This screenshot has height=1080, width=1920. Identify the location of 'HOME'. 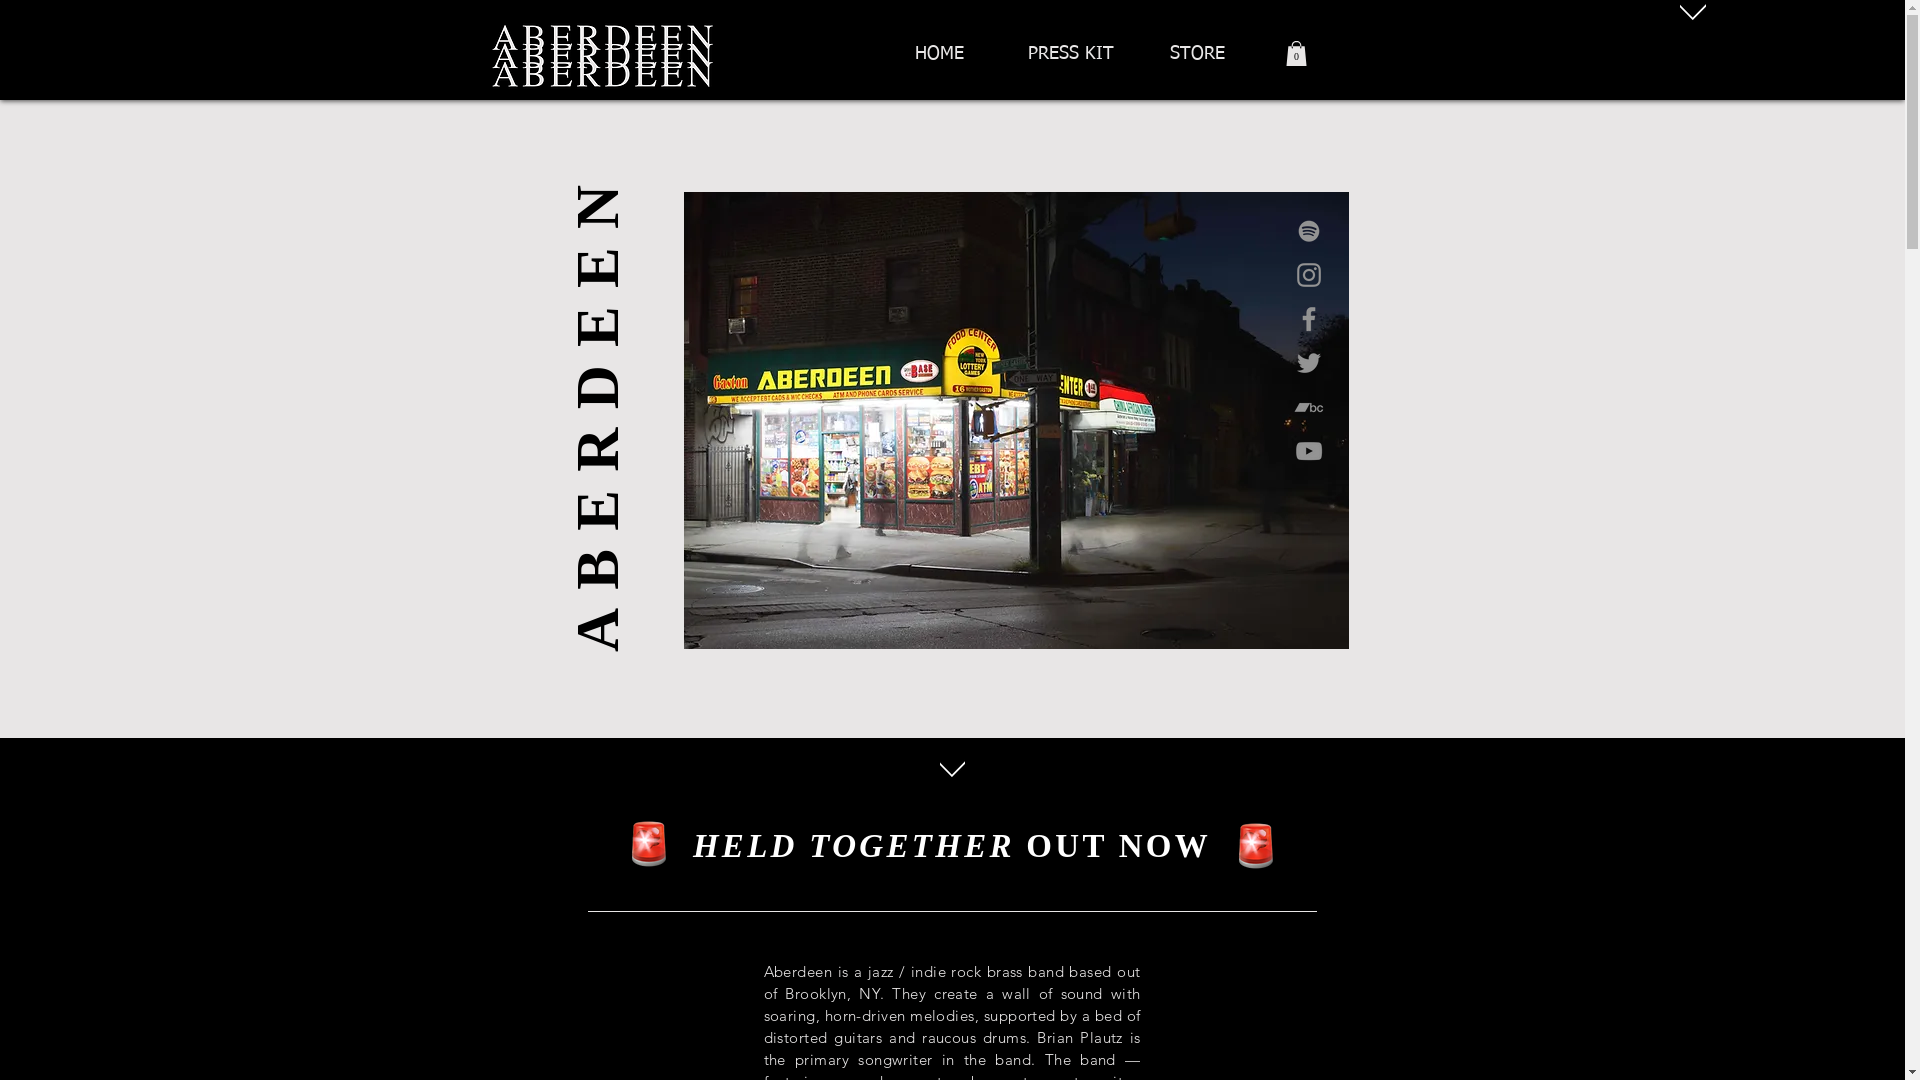
(939, 53).